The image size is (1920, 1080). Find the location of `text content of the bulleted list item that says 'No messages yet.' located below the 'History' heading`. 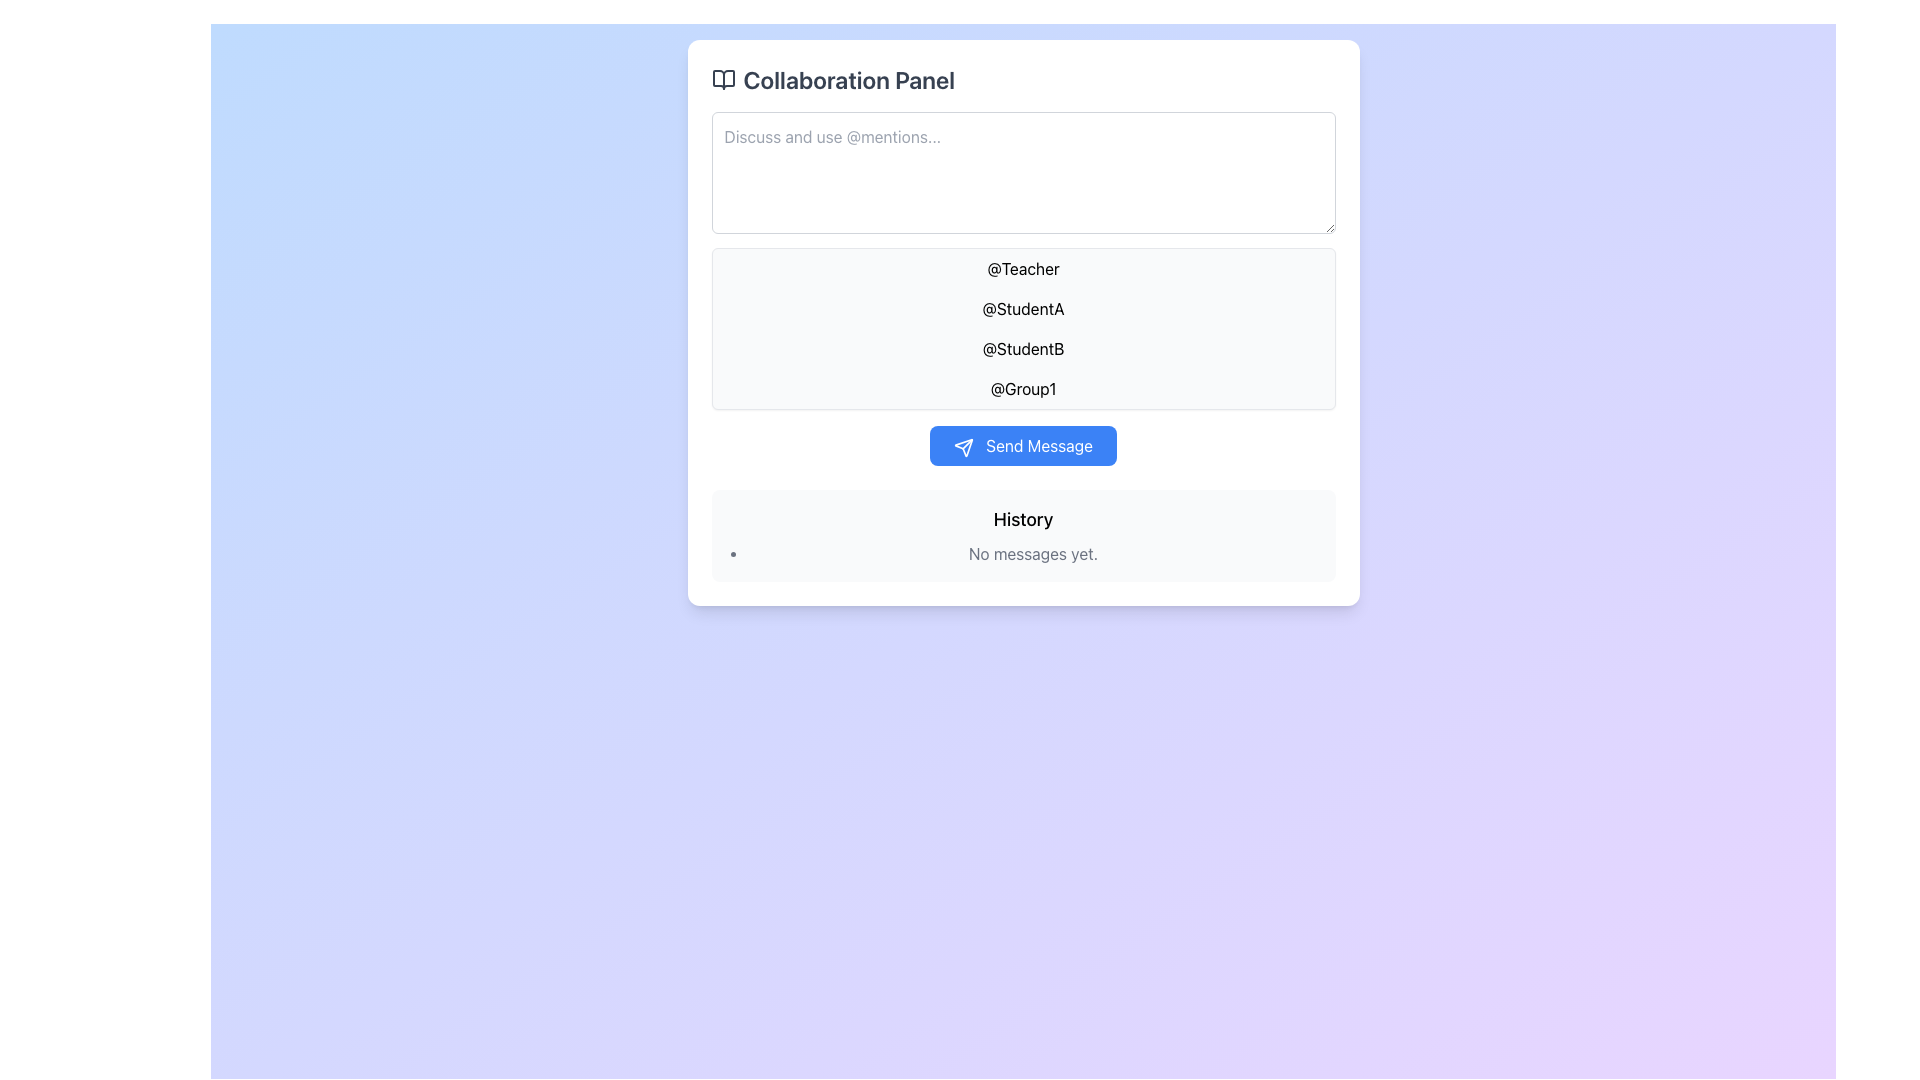

text content of the bulleted list item that says 'No messages yet.' located below the 'History' heading is located at coordinates (1023, 554).